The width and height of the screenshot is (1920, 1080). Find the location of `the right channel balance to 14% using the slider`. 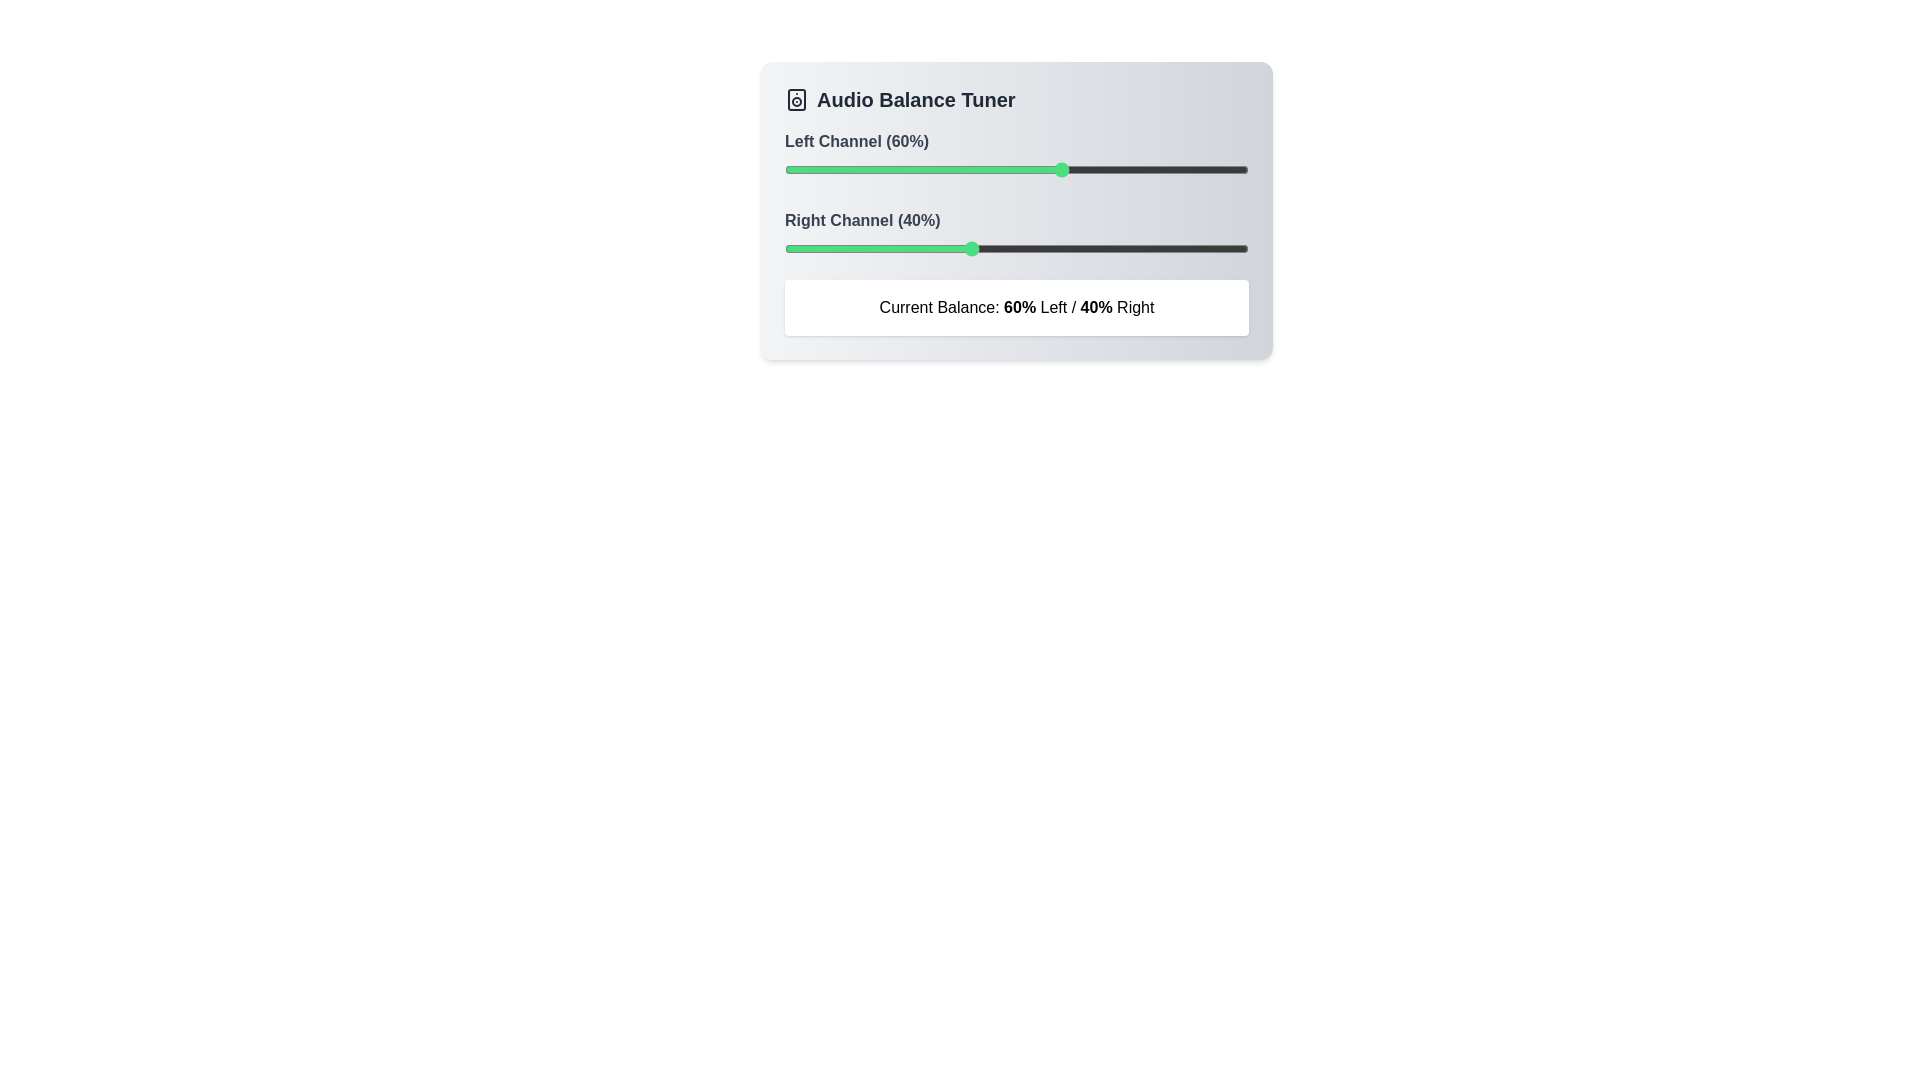

the right channel balance to 14% using the slider is located at coordinates (849, 248).